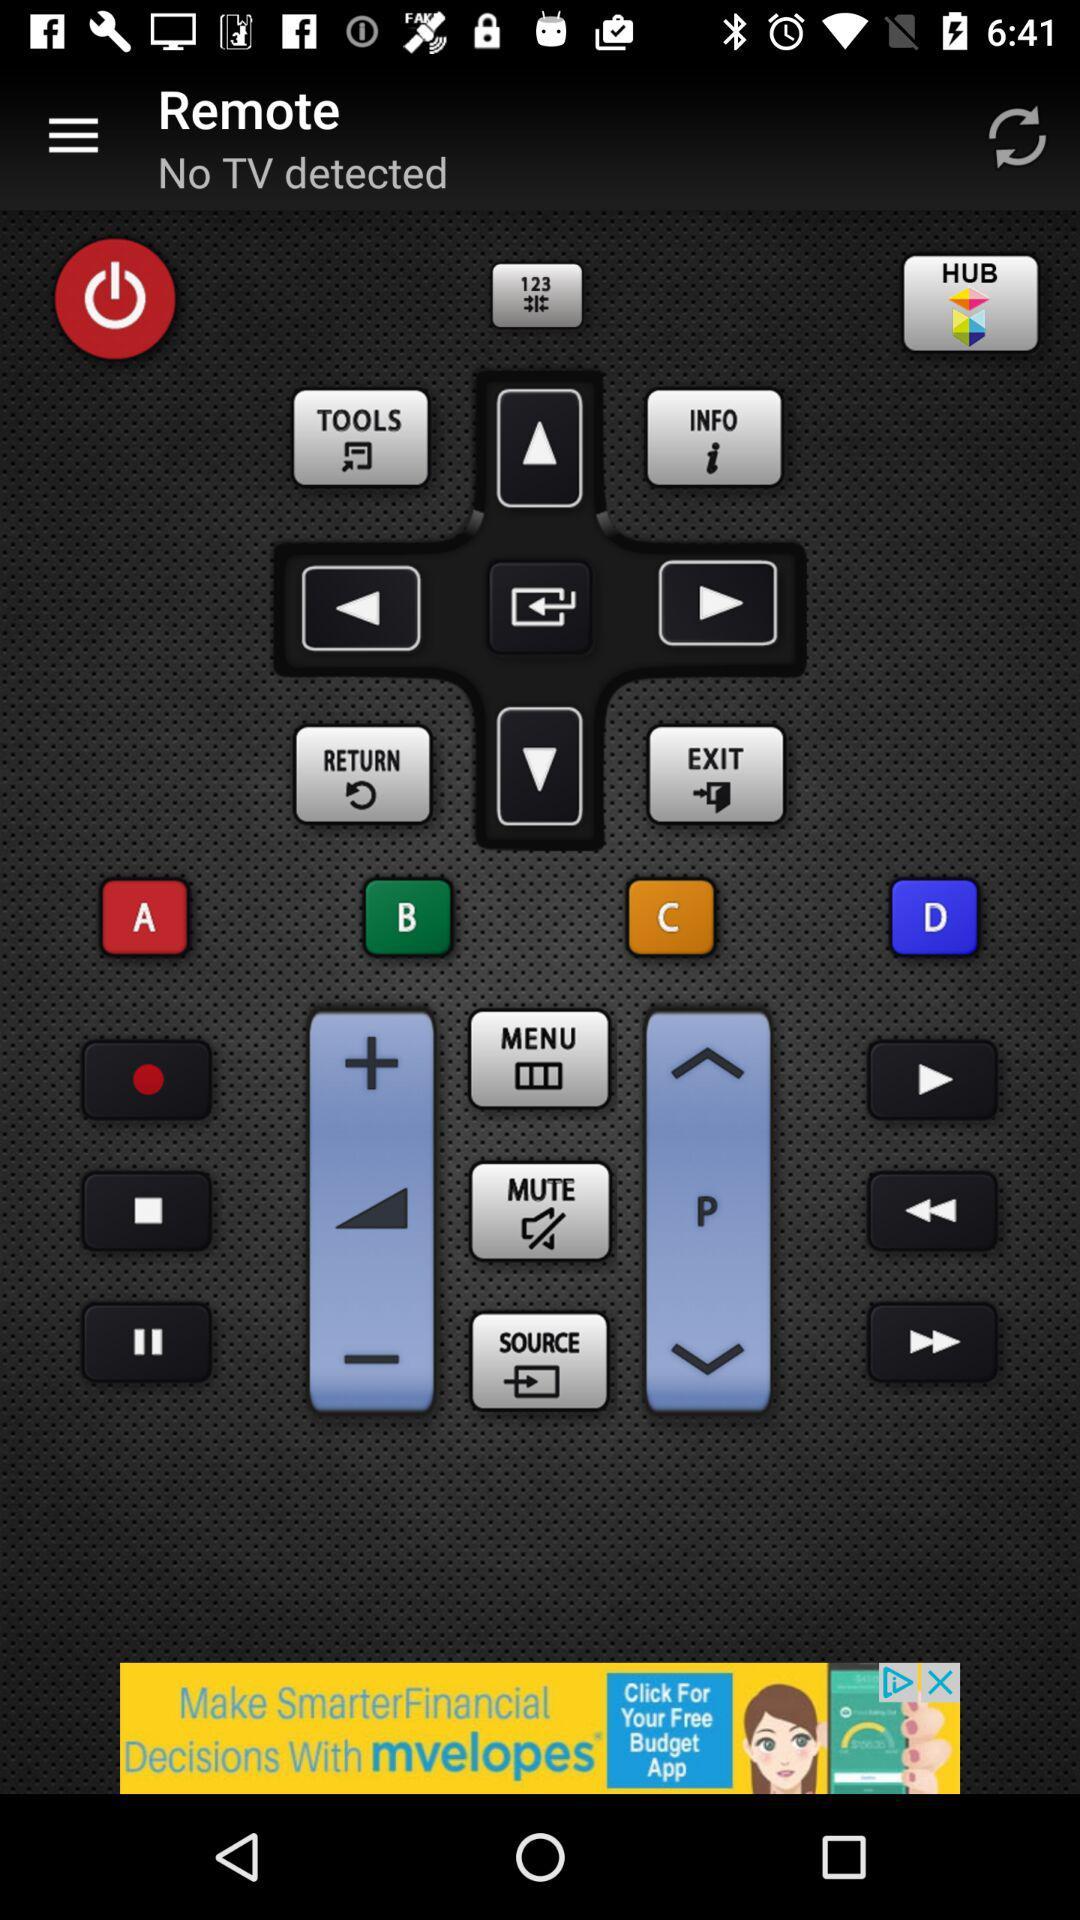  What do you see at coordinates (407, 916) in the screenshot?
I see `b` at bounding box center [407, 916].